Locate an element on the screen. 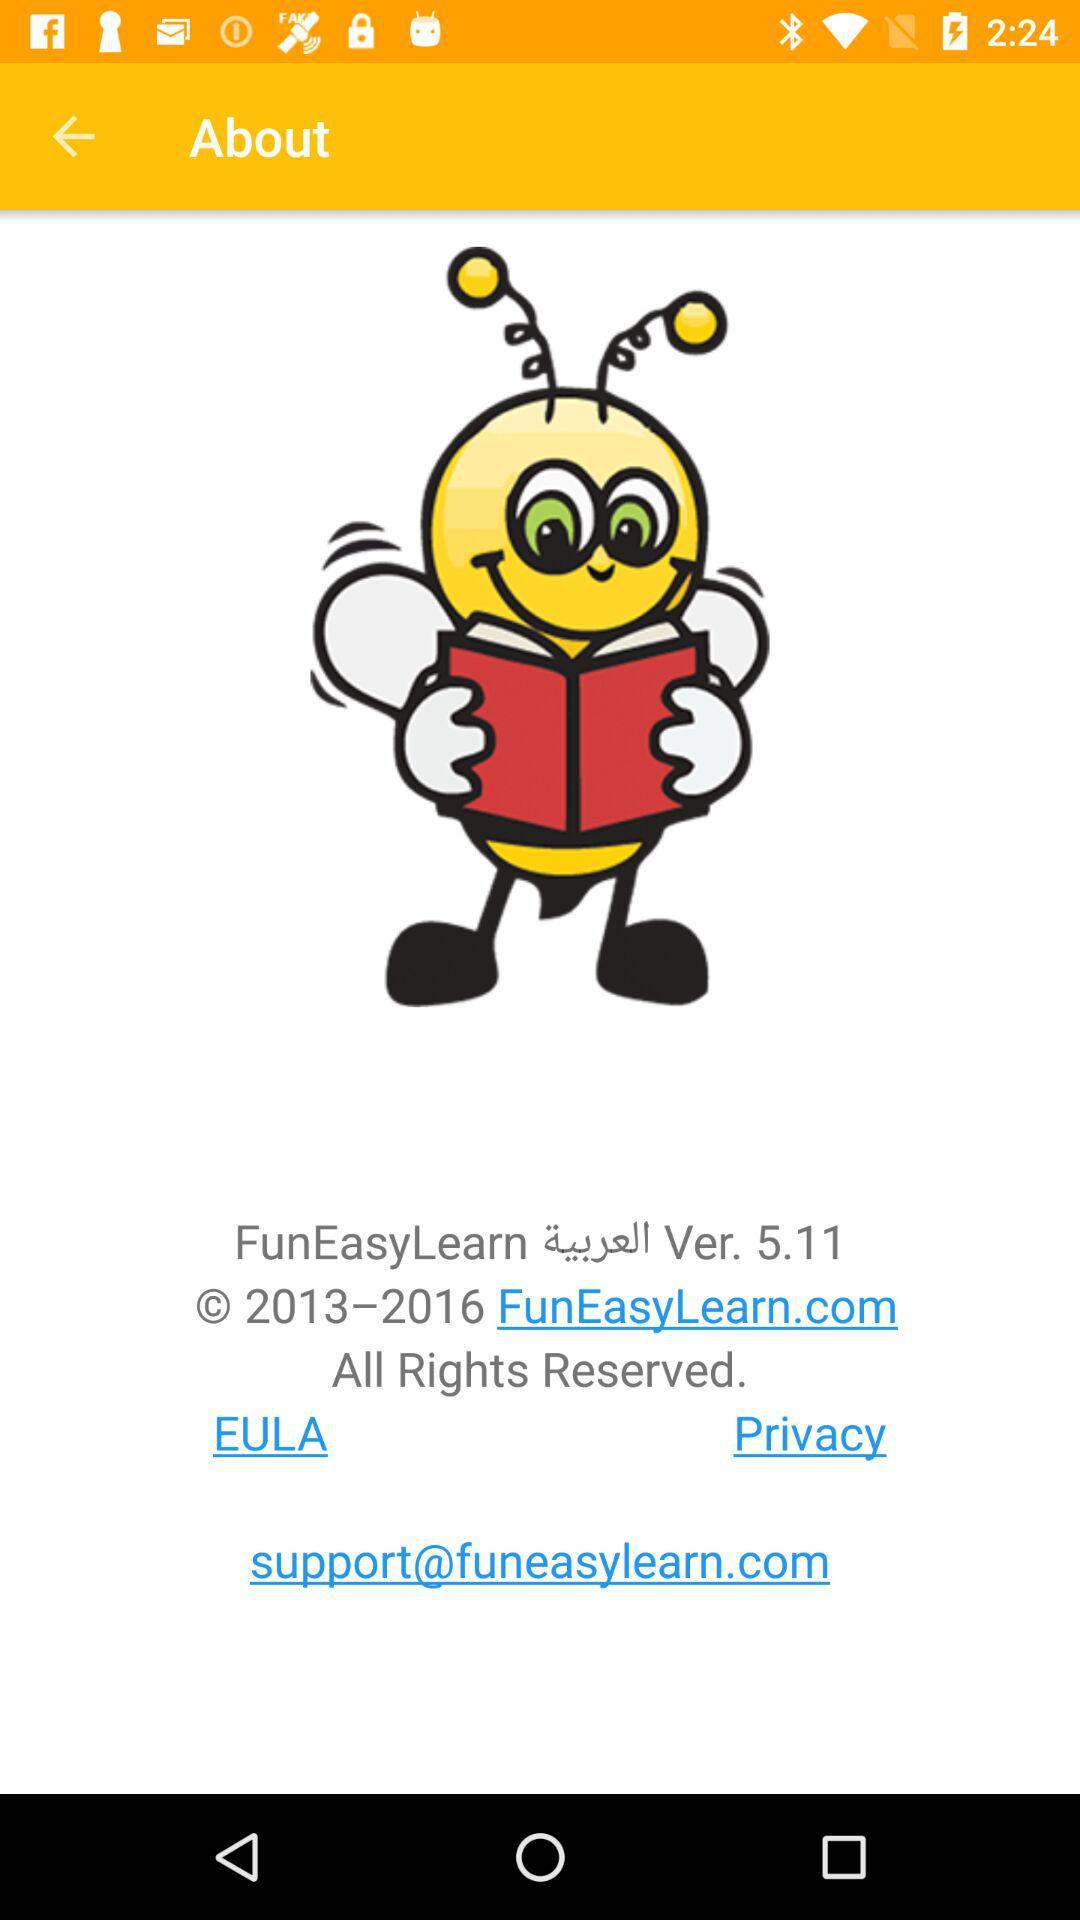  2013 2016 funeasylearn item is located at coordinates (540, 1304).